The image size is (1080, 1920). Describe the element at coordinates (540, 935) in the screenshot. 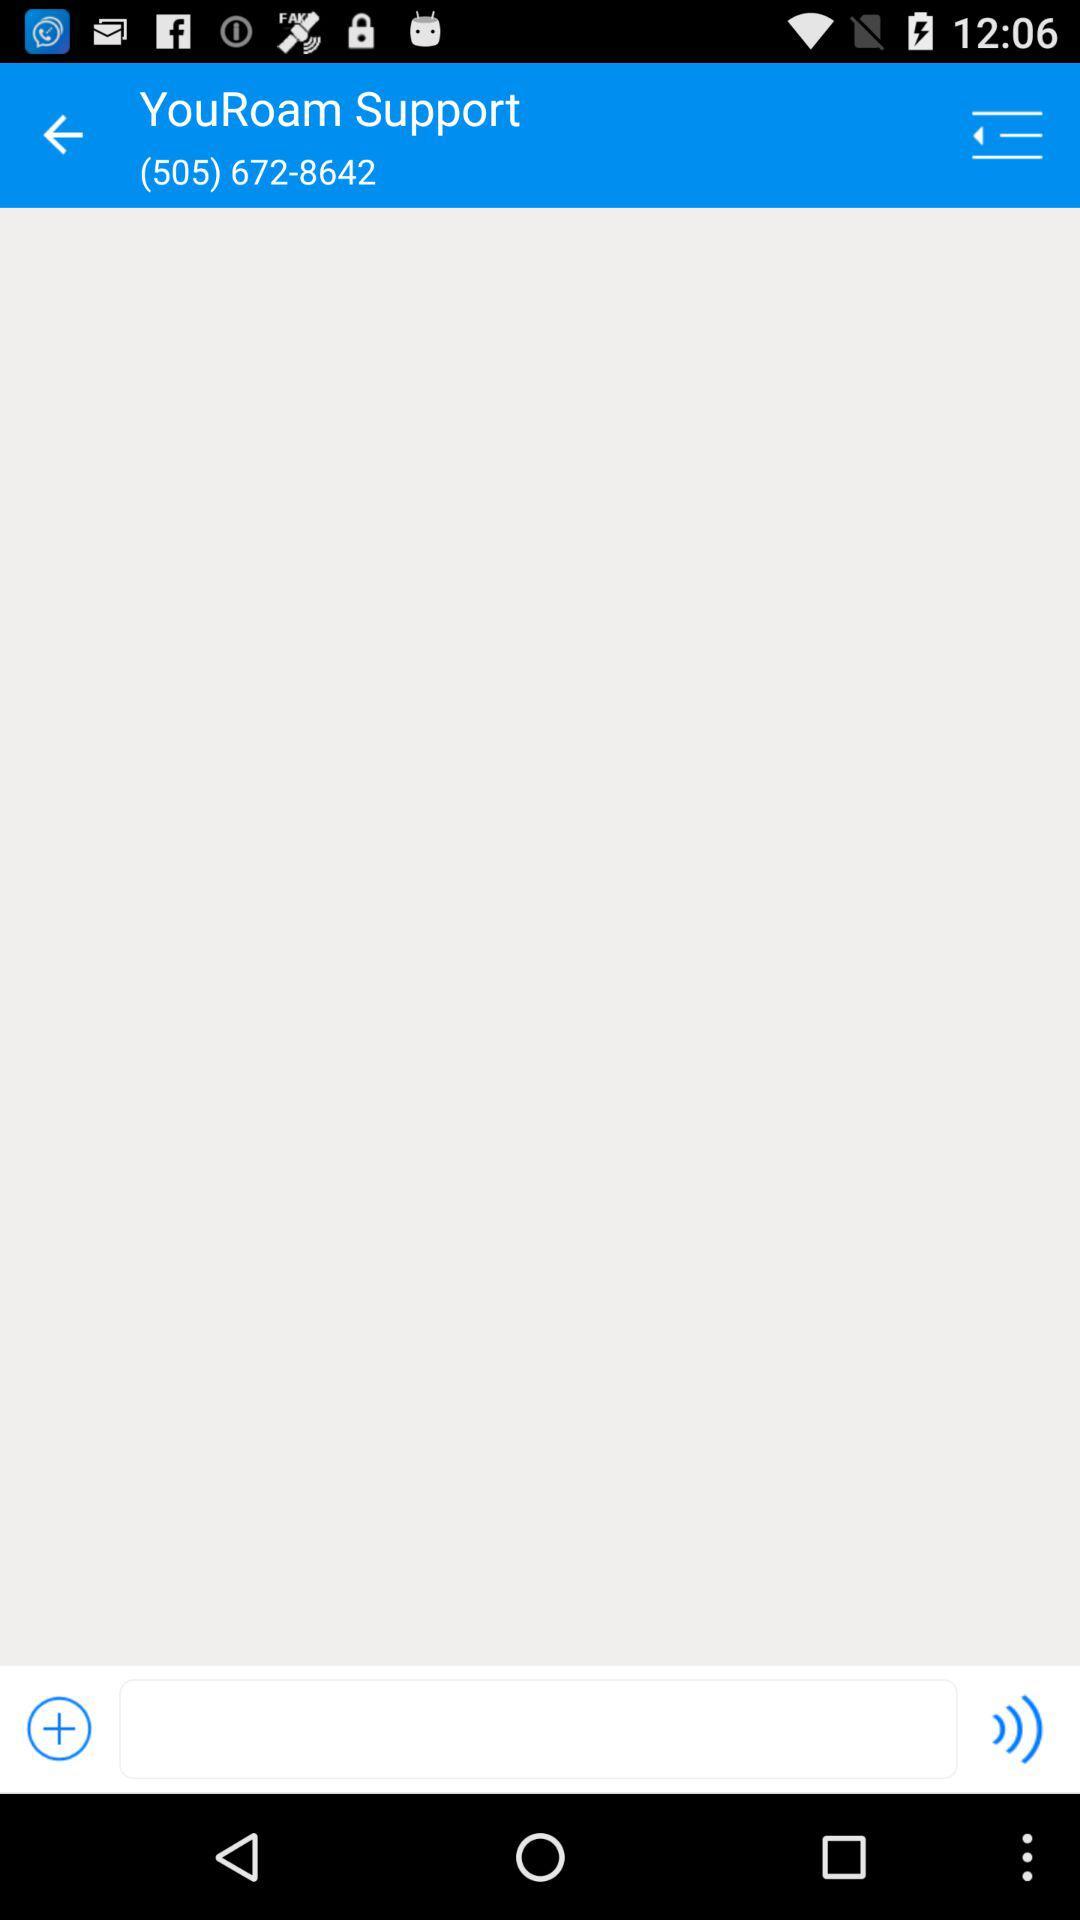

I see `icon below (505) 672-8642 item` at that location.